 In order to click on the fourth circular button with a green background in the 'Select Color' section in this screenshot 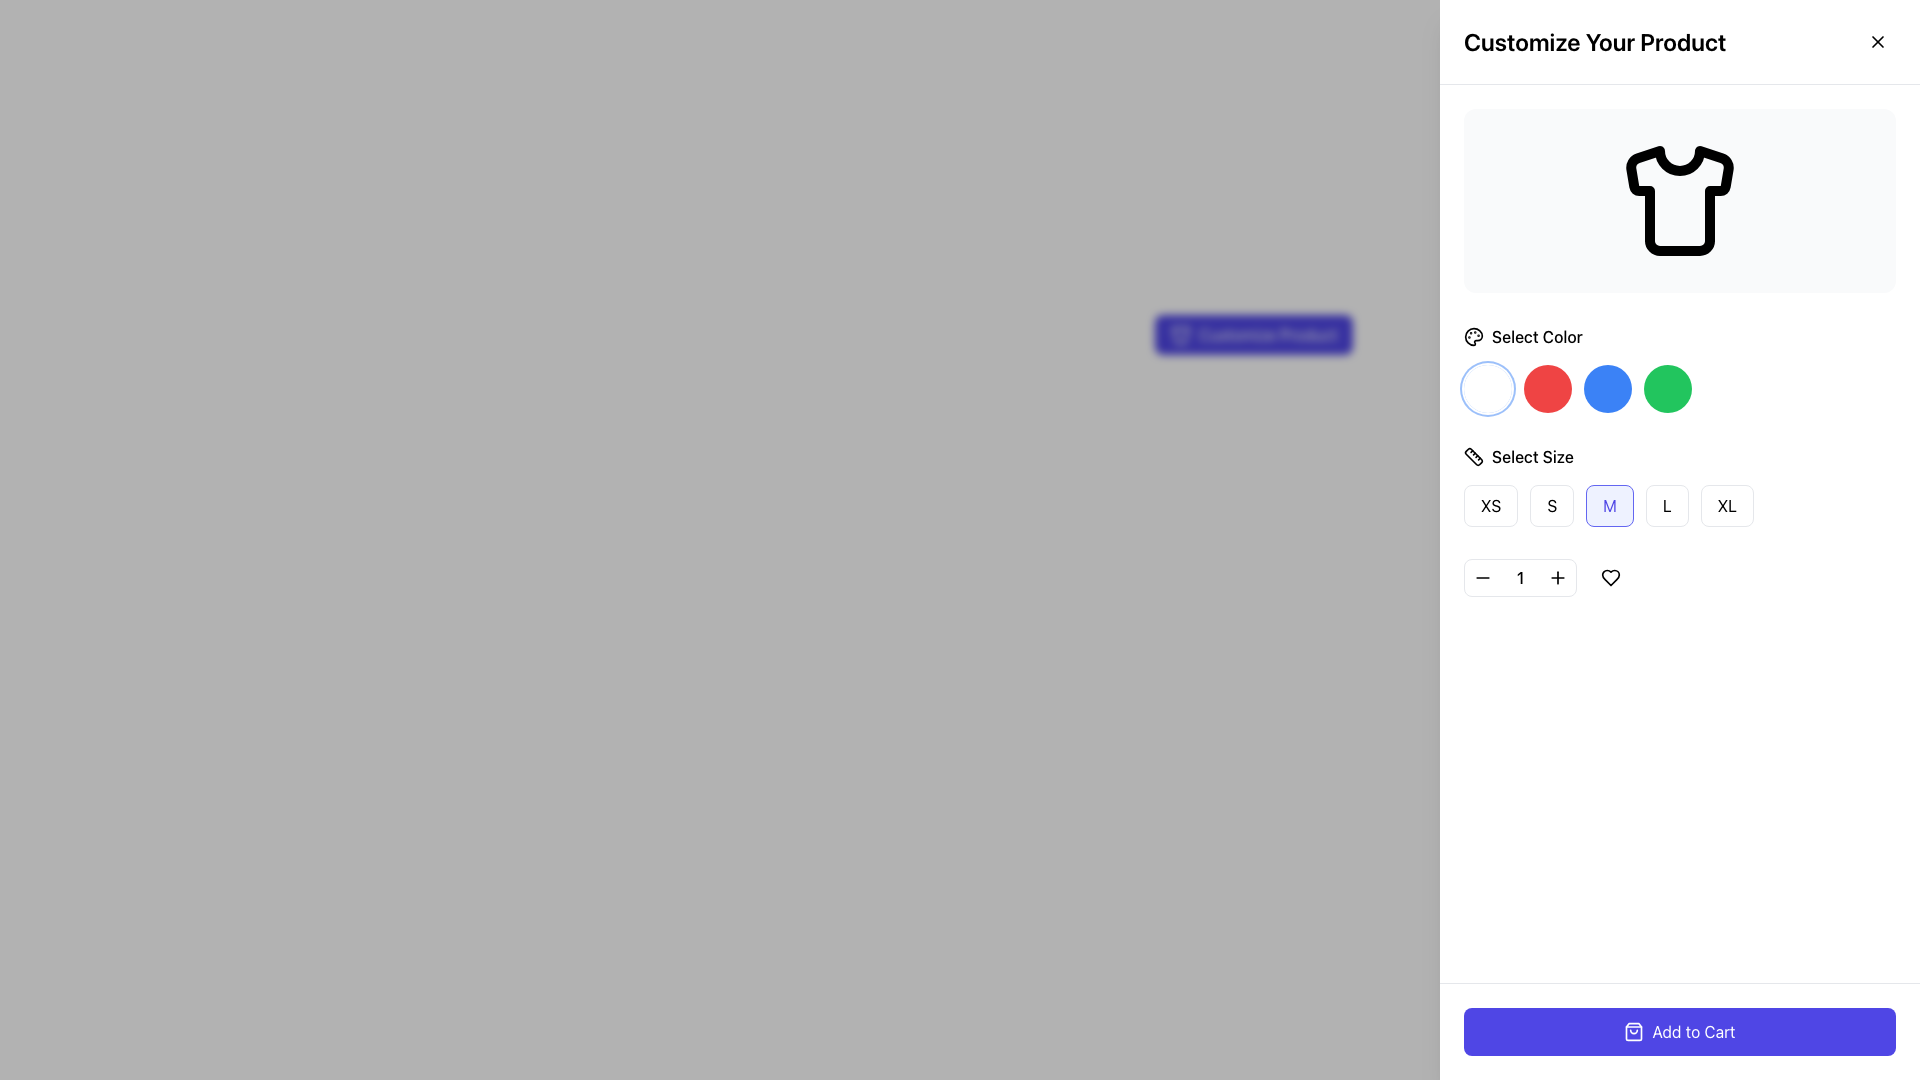, I will do `click(1668, 389)`.